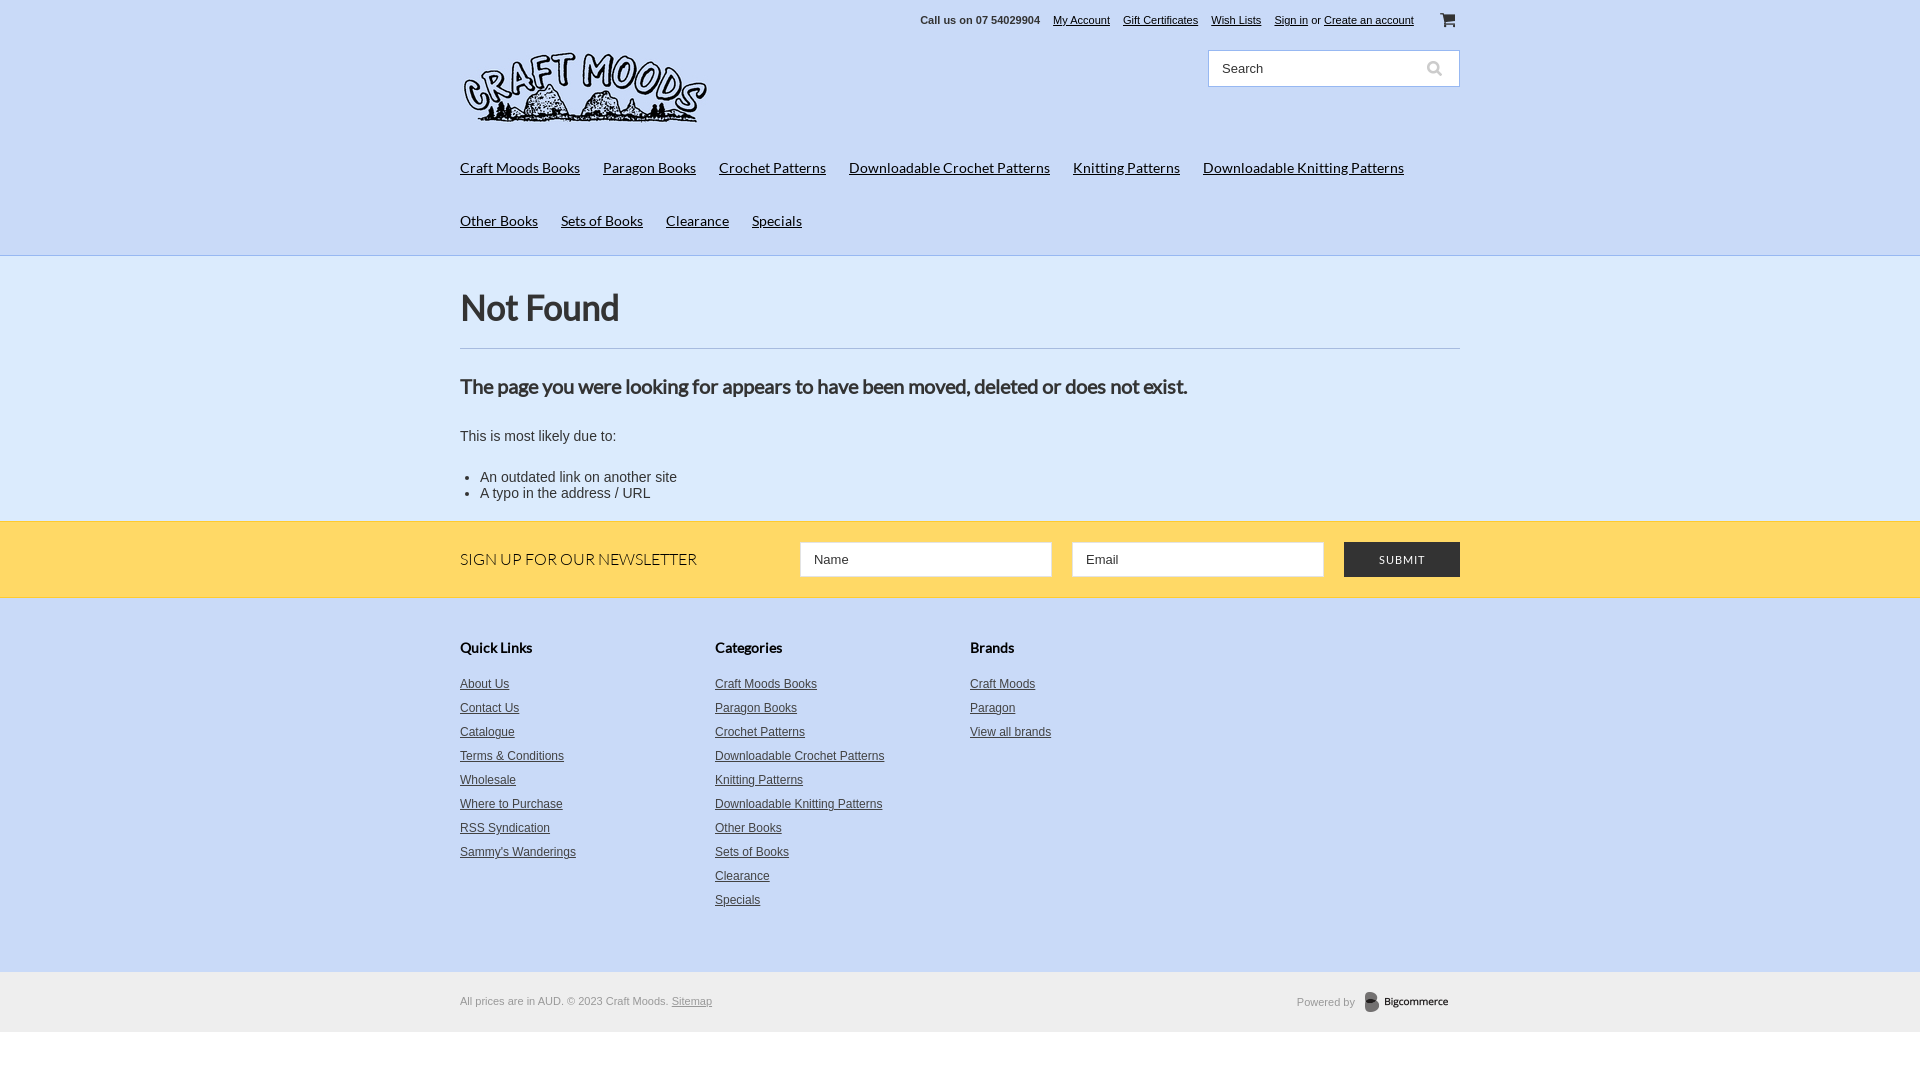 The image size is (1920, 1080). What do you see at coordinates (1447, 19) in the screenshot?
I see `'View Cart'` at bounding box center [1447, 19].